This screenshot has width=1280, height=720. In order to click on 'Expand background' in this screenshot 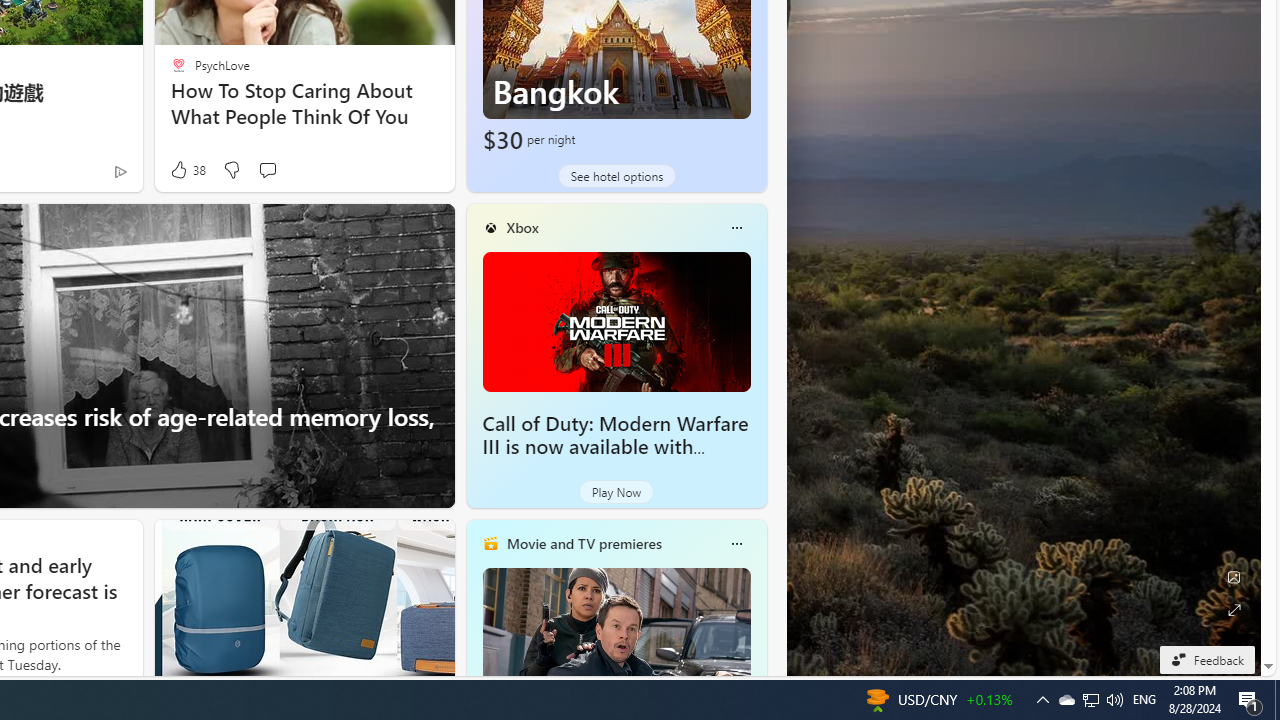, I will do `click(1232, 609)`.